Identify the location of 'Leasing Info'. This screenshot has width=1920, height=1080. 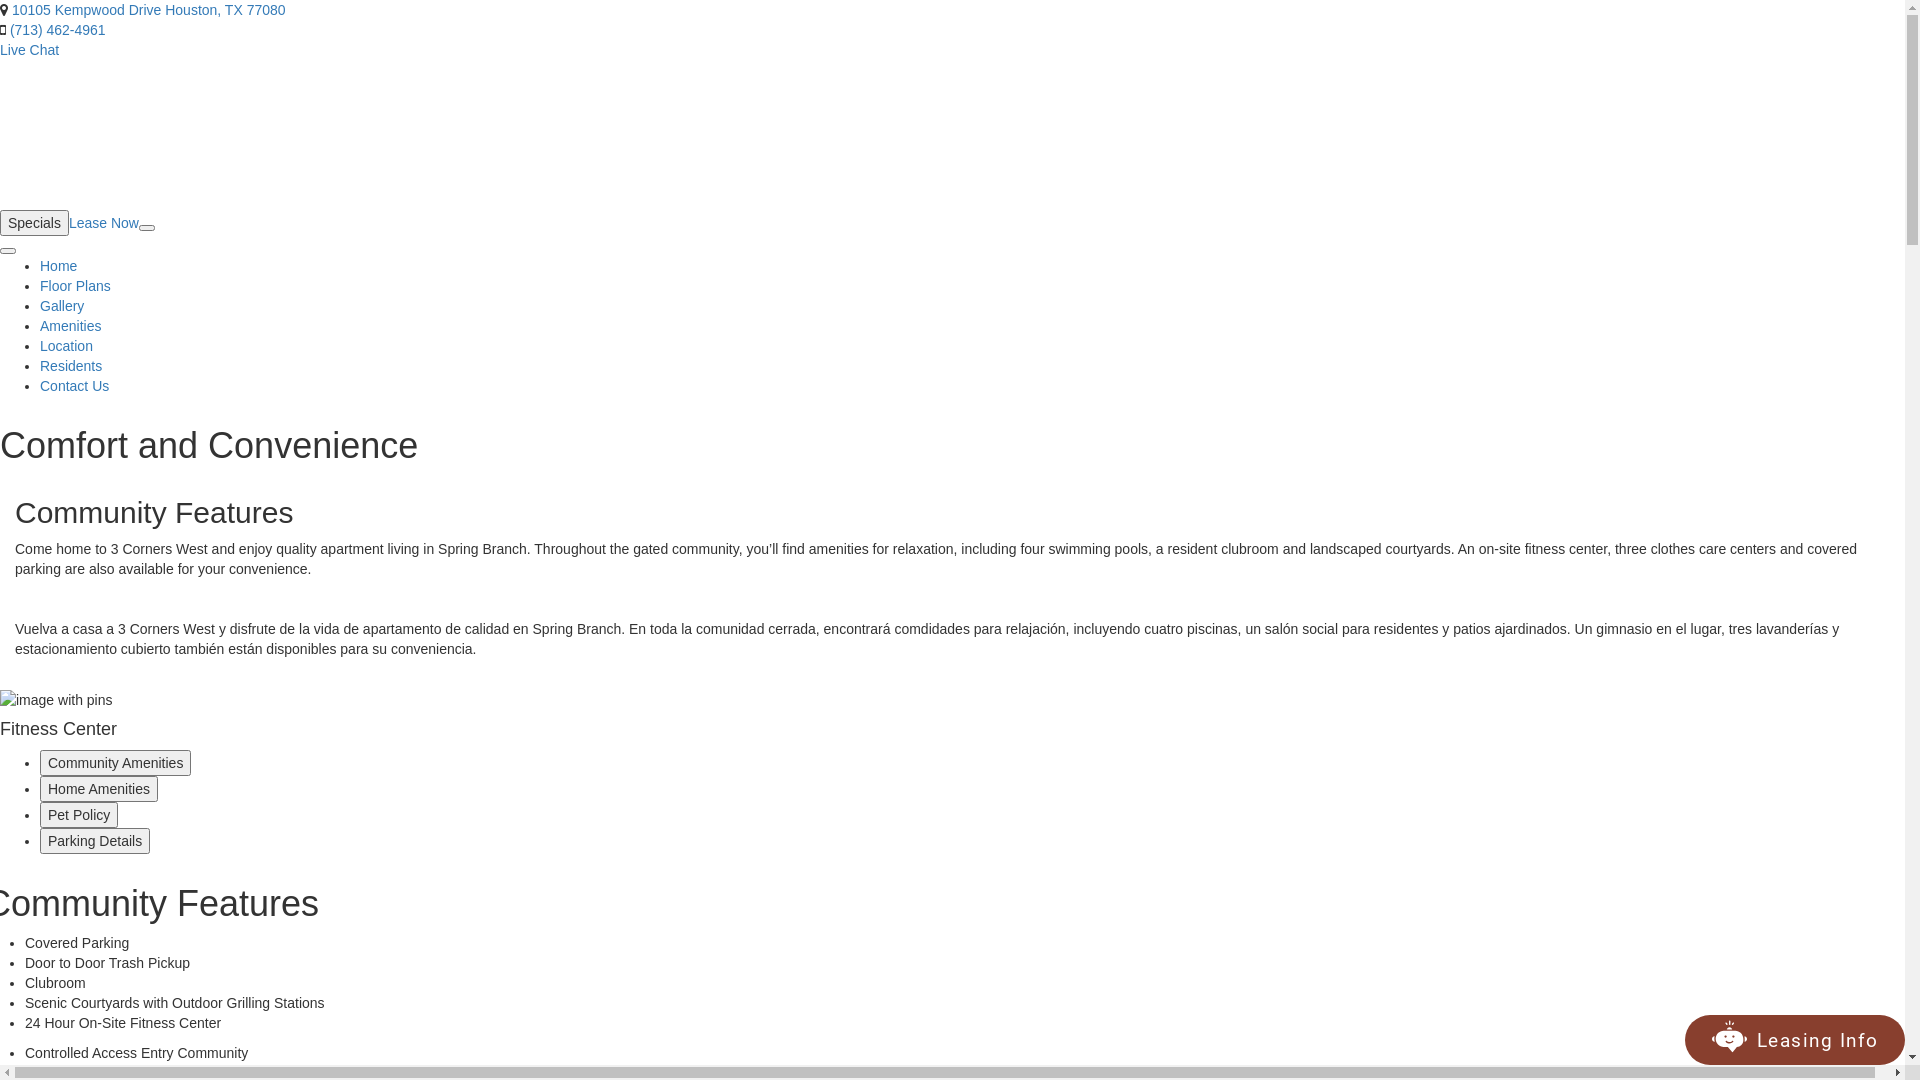
(1745, 1039).